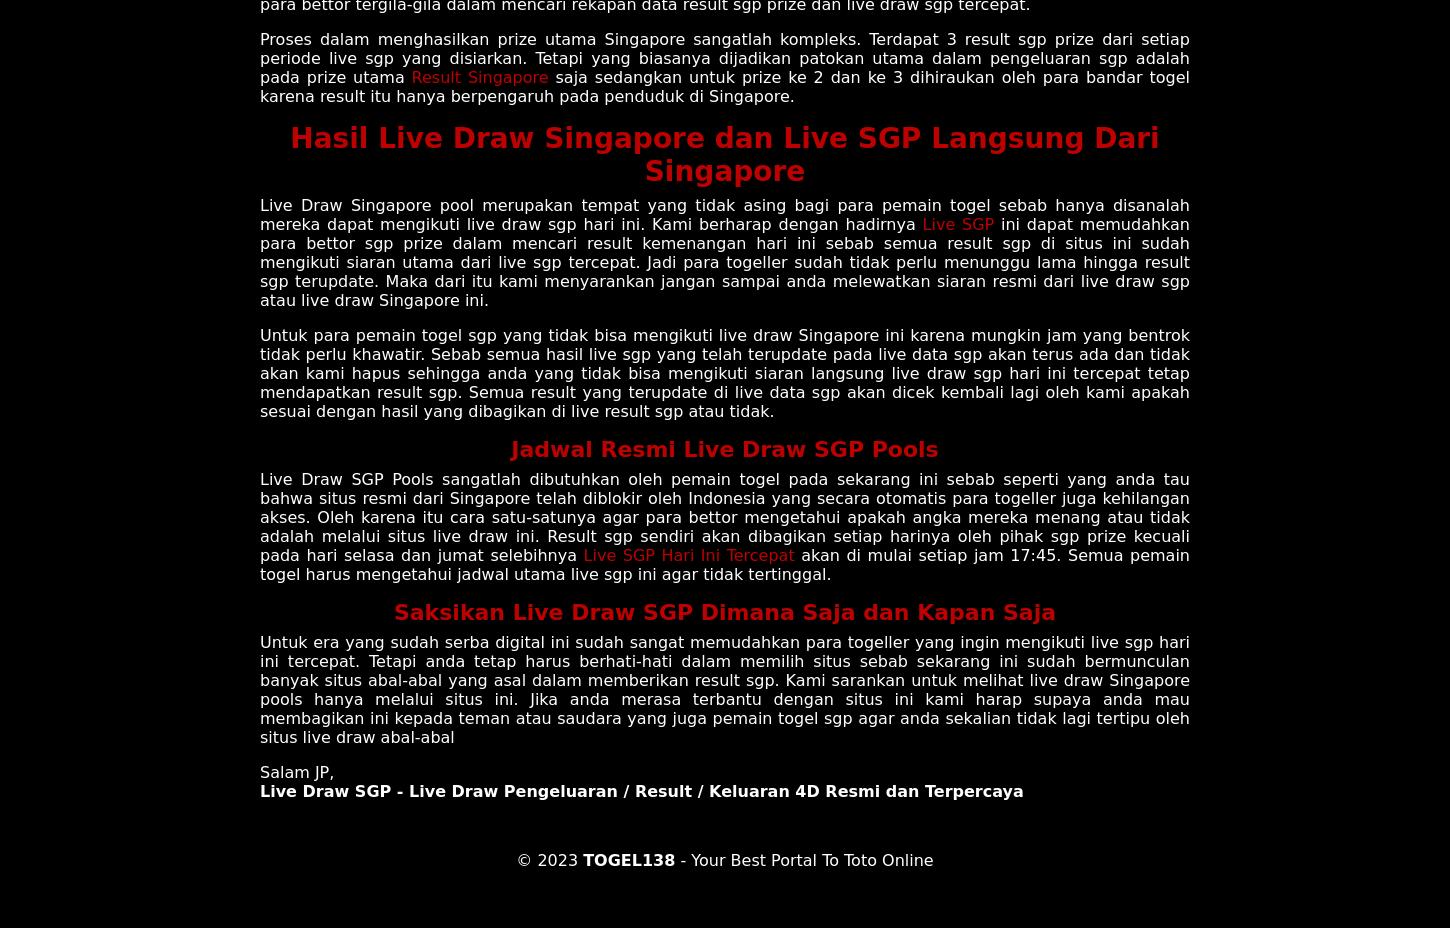 The height and width of the screenshot is (928, 1450). What do you see at coordinates (957, 223) in the screenshot?
I see `'Live SGP'` at bounding box center [957, 223].